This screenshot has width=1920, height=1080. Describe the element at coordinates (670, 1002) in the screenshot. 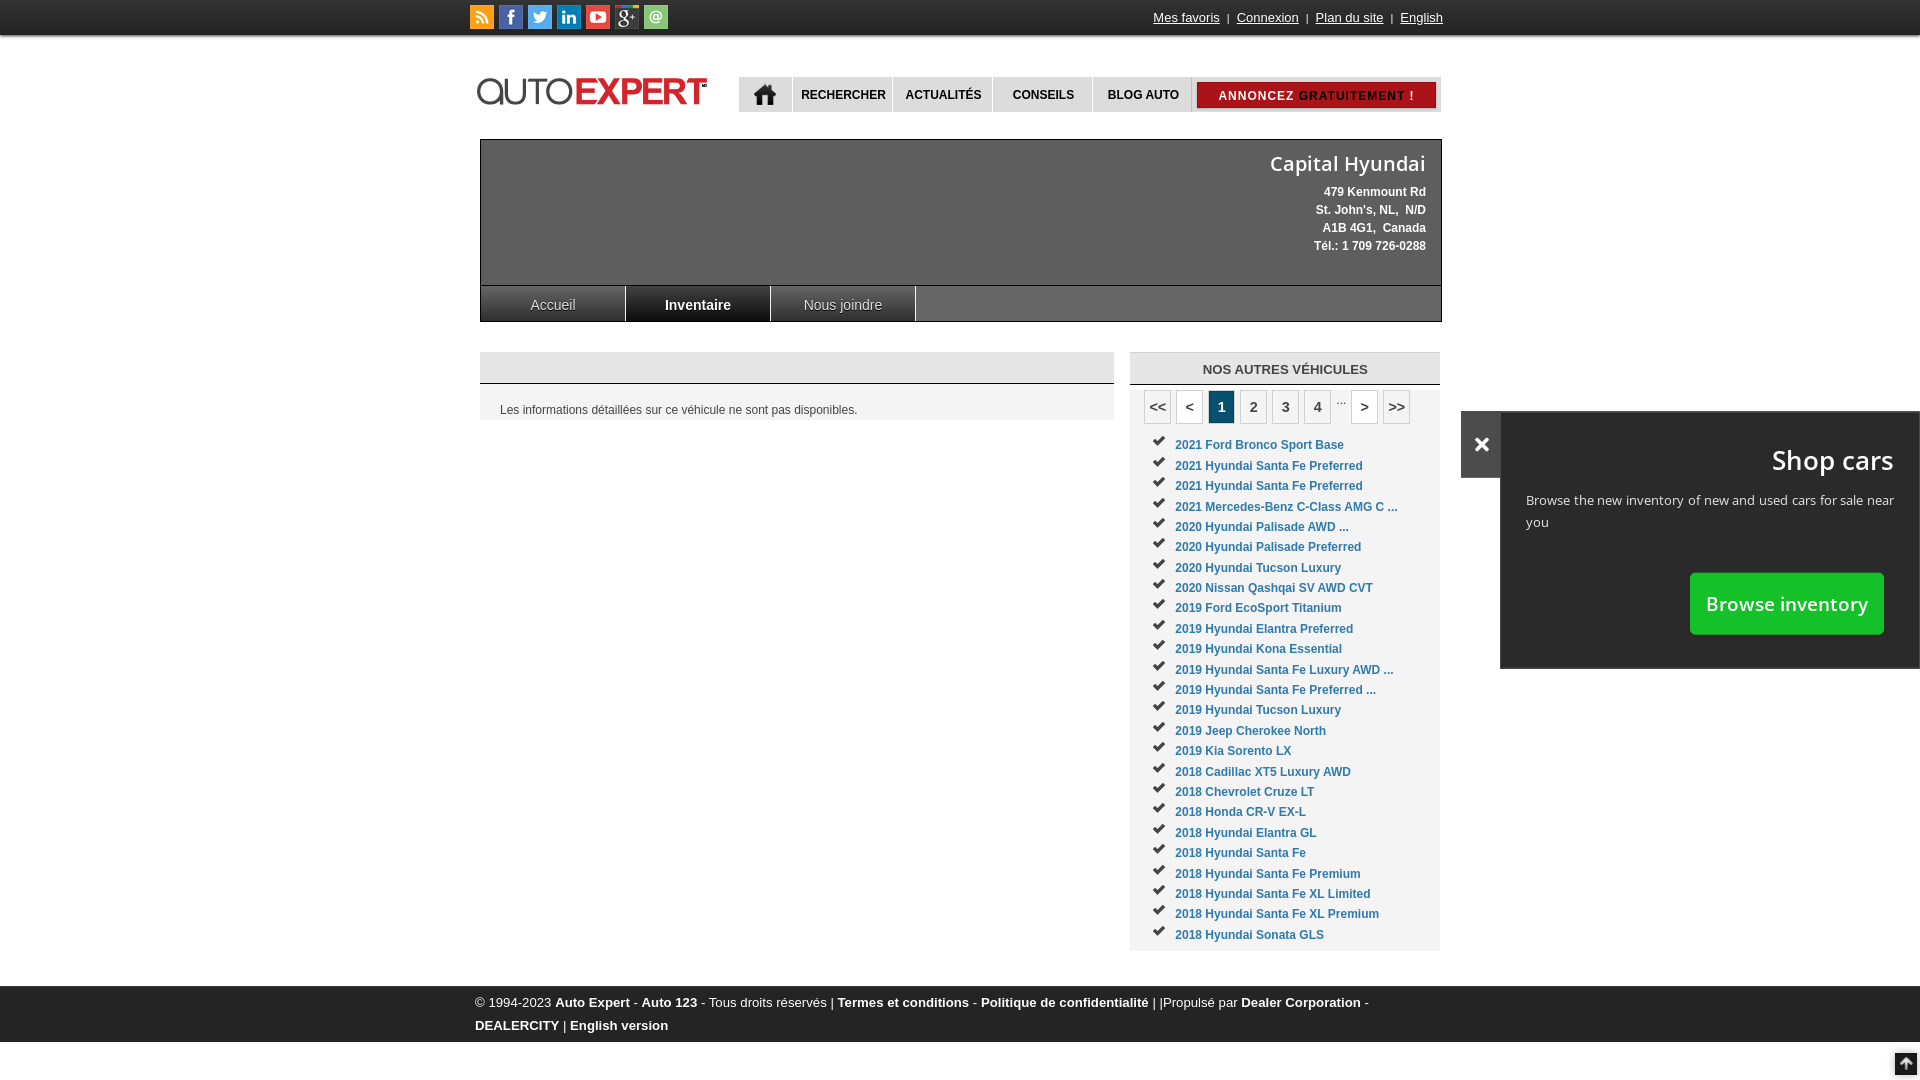

I see `'Auto 123'` at that location.